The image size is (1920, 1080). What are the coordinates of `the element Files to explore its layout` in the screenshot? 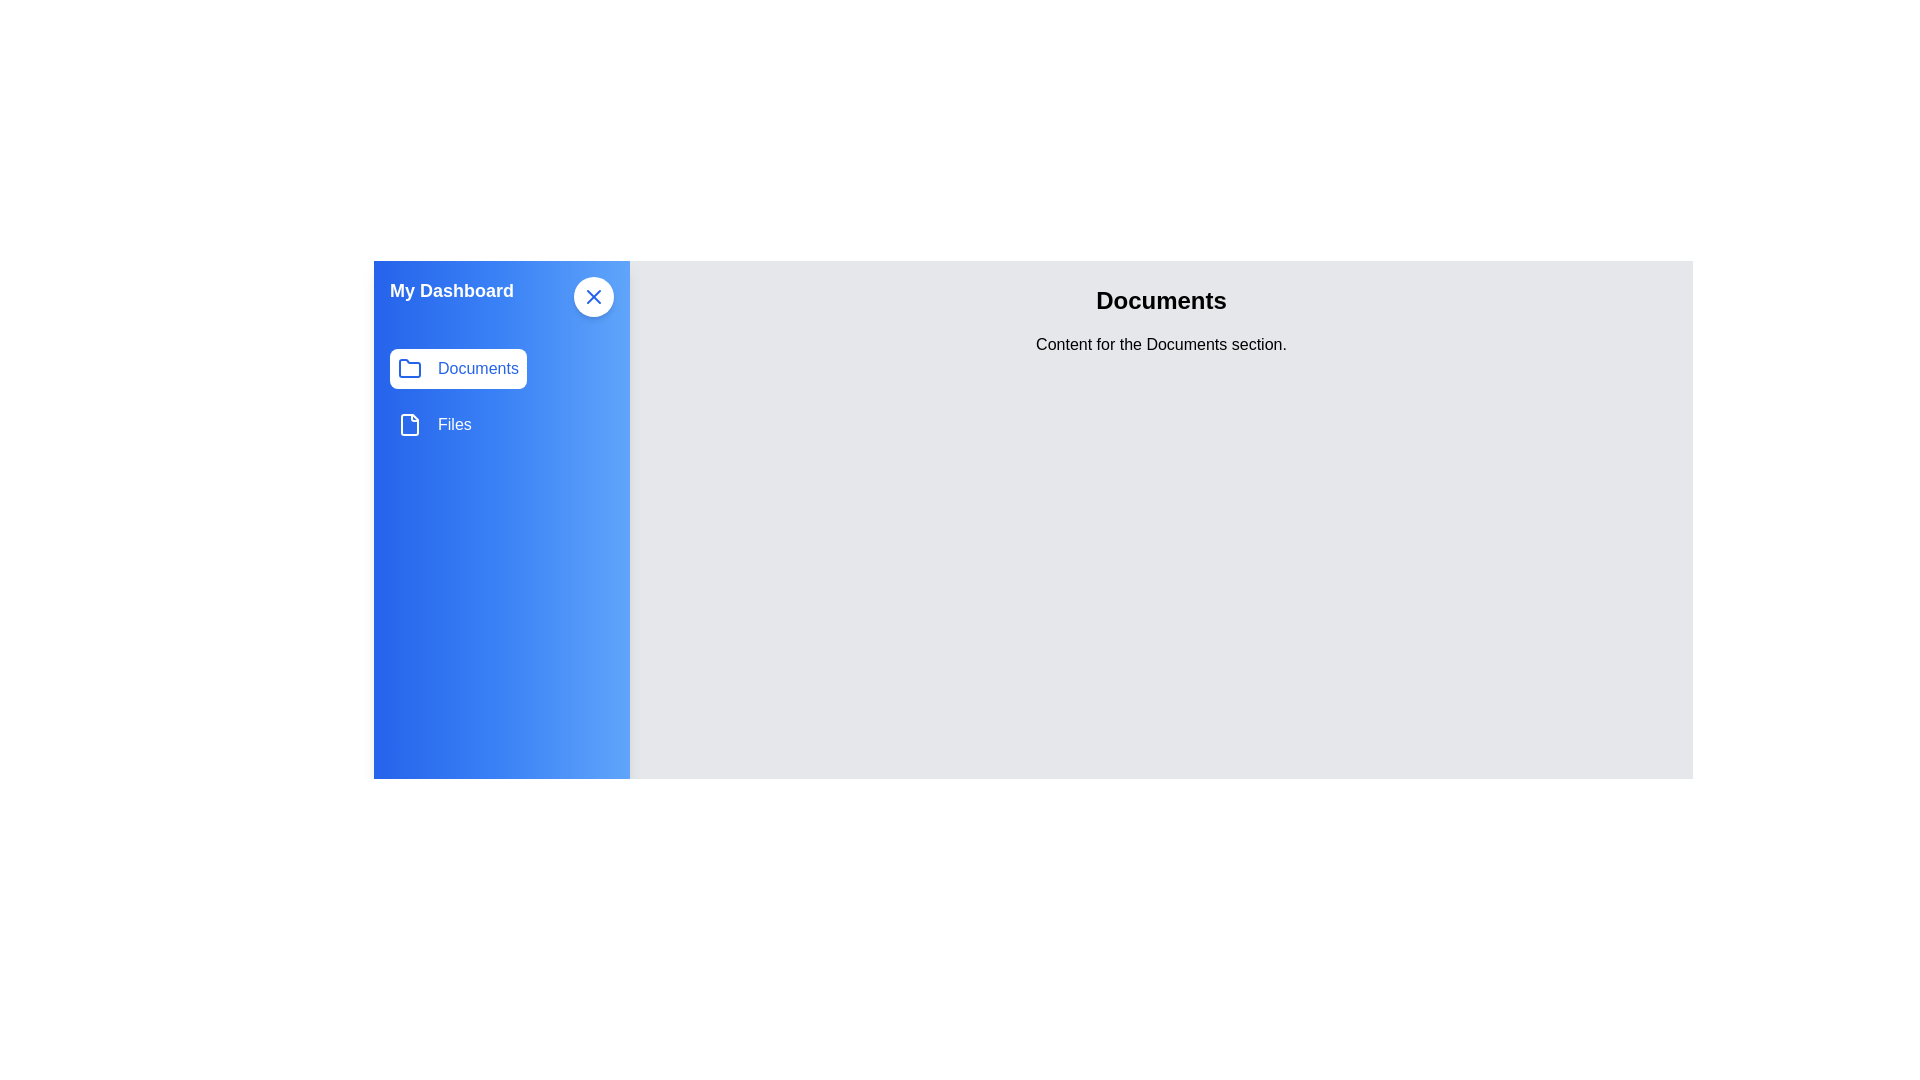 It's located at (433, 423).